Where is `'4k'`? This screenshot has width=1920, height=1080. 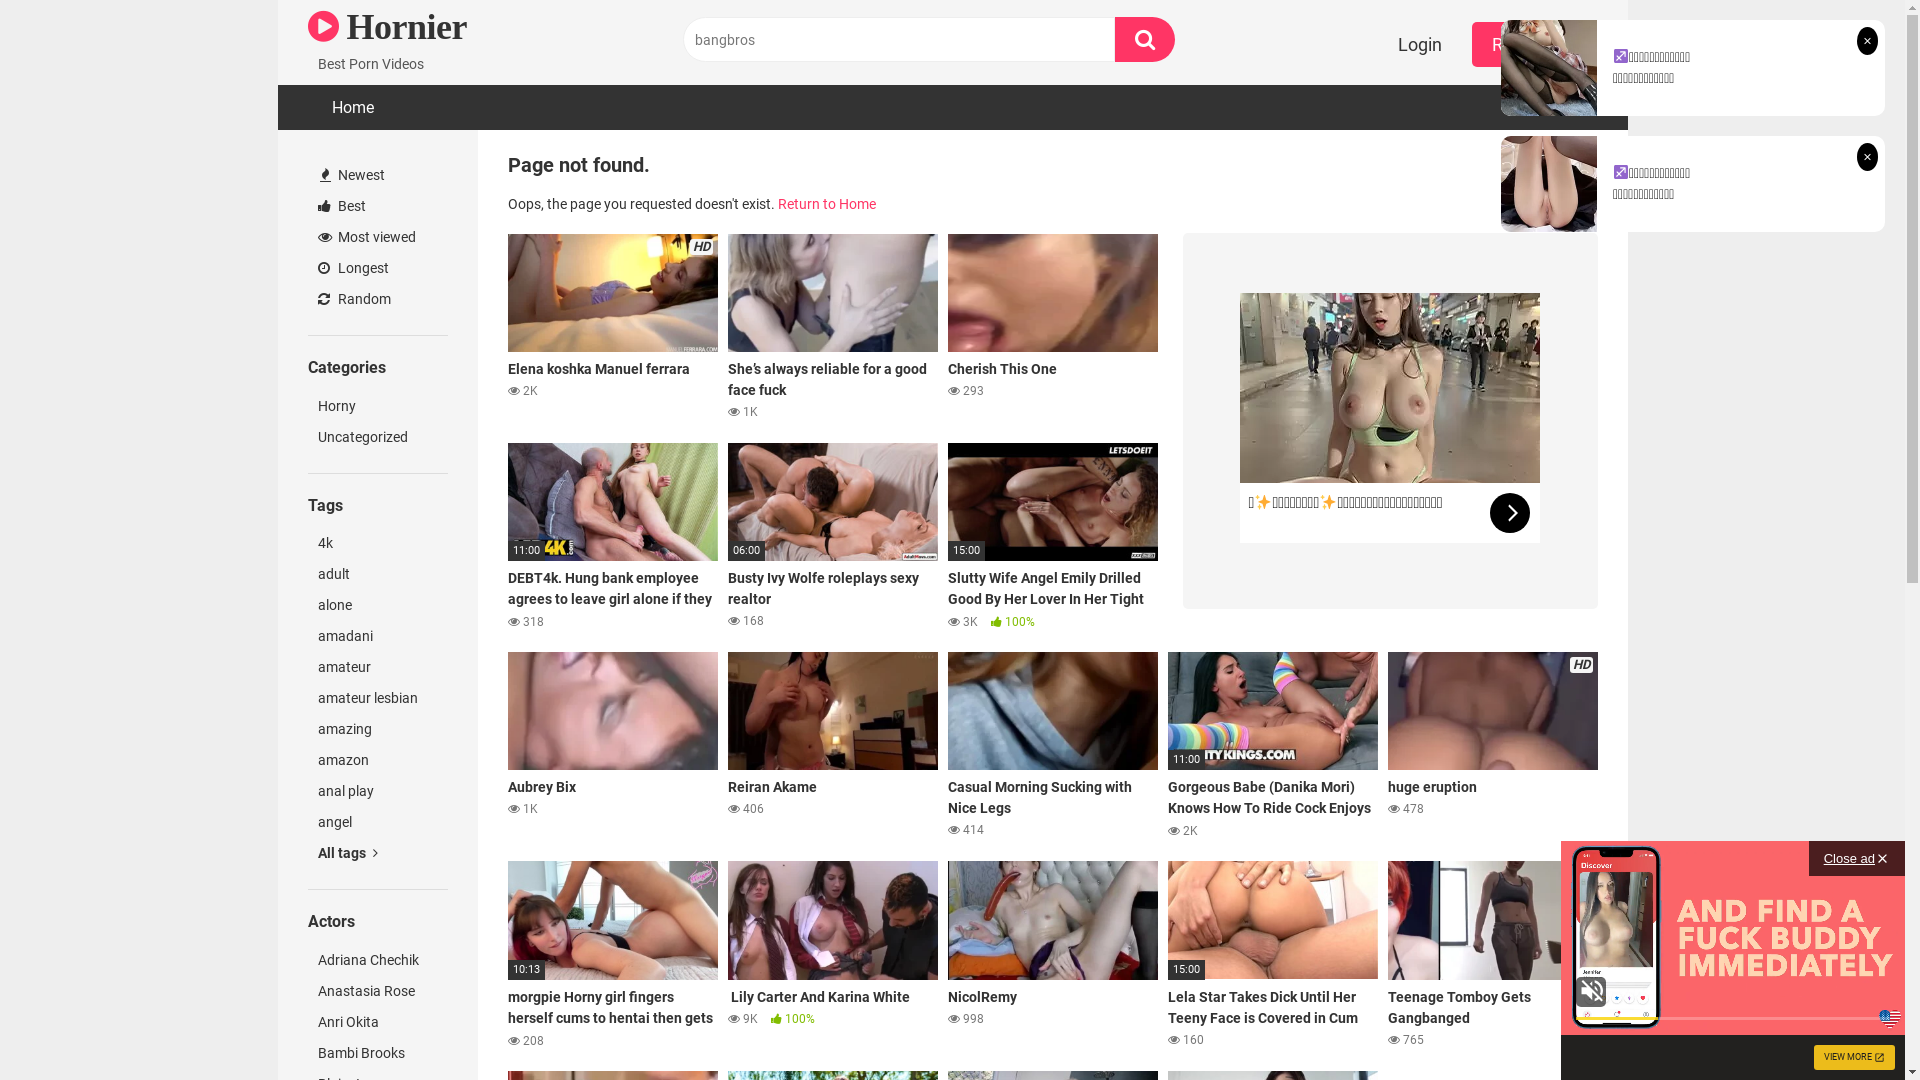 '4k' is located at coordinates (378, 543).